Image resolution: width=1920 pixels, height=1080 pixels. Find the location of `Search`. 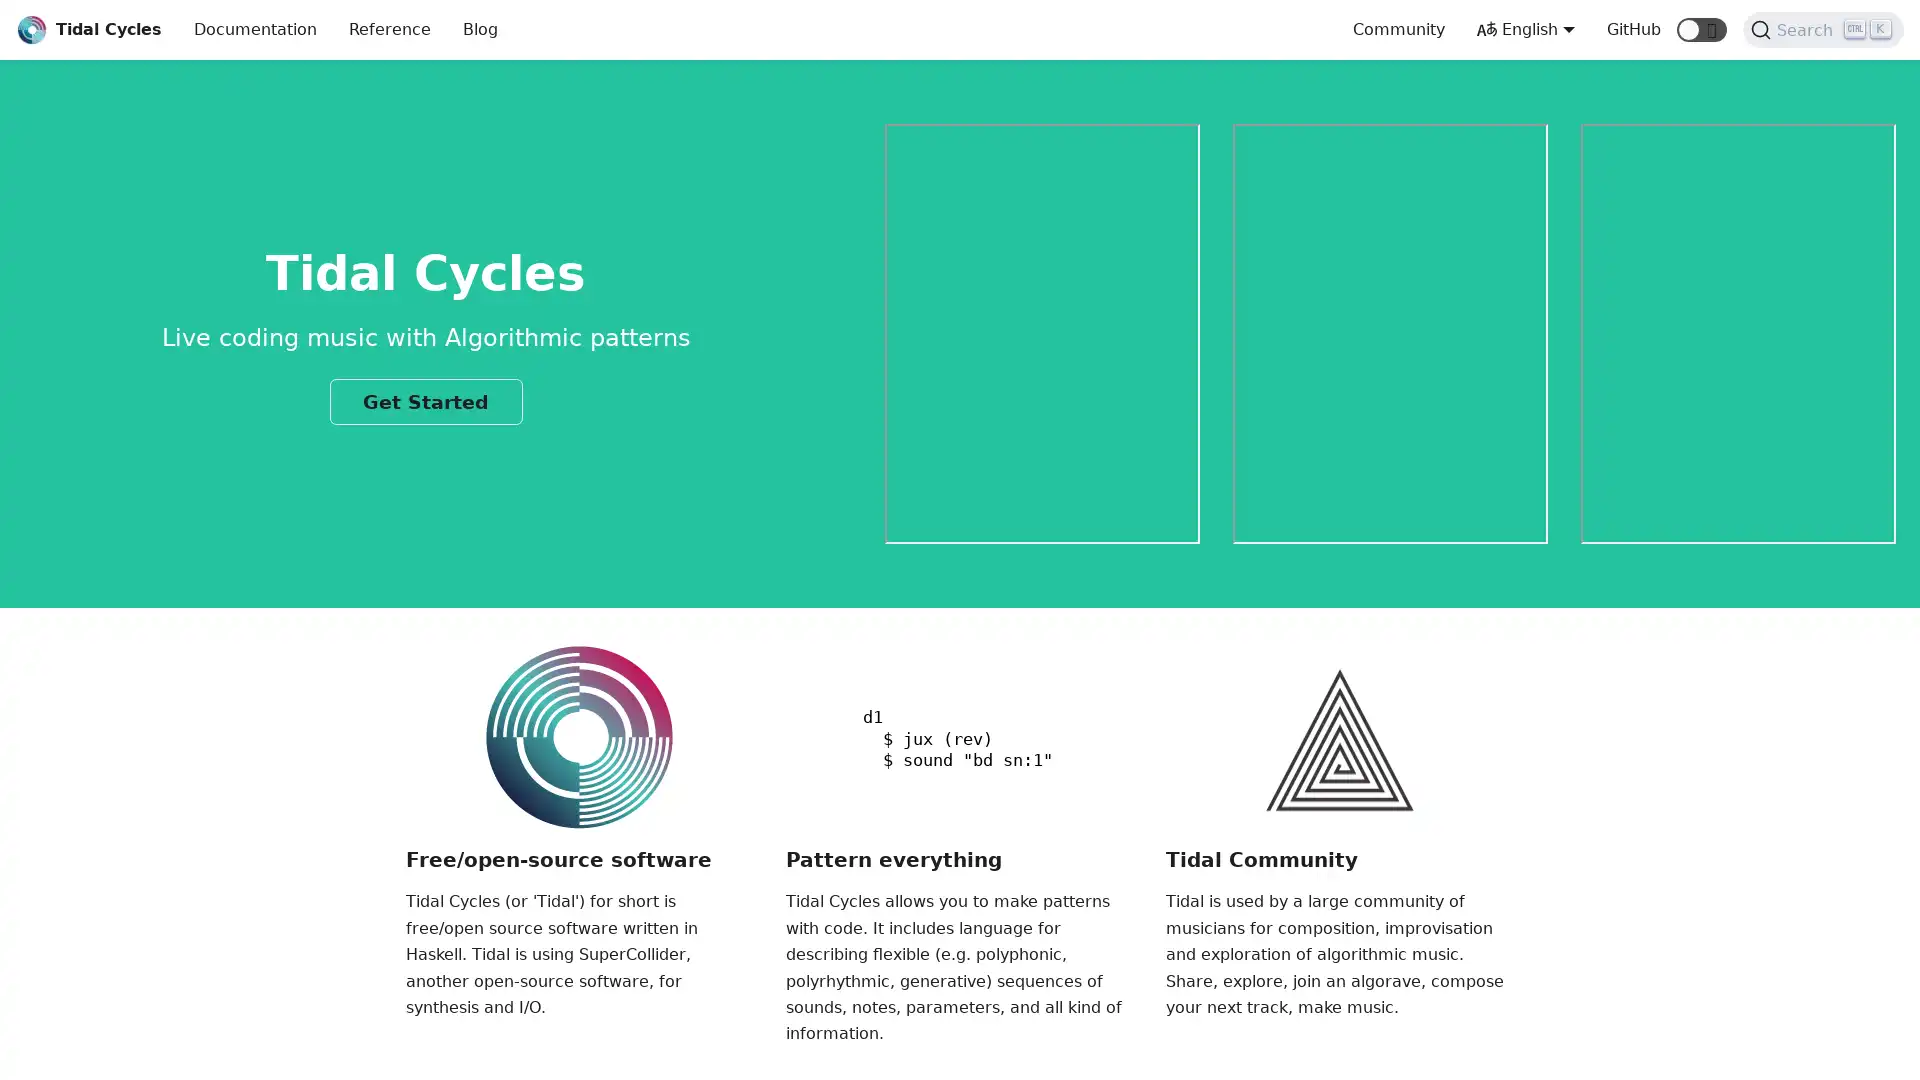

Search is located at coordinates (1823, 30).